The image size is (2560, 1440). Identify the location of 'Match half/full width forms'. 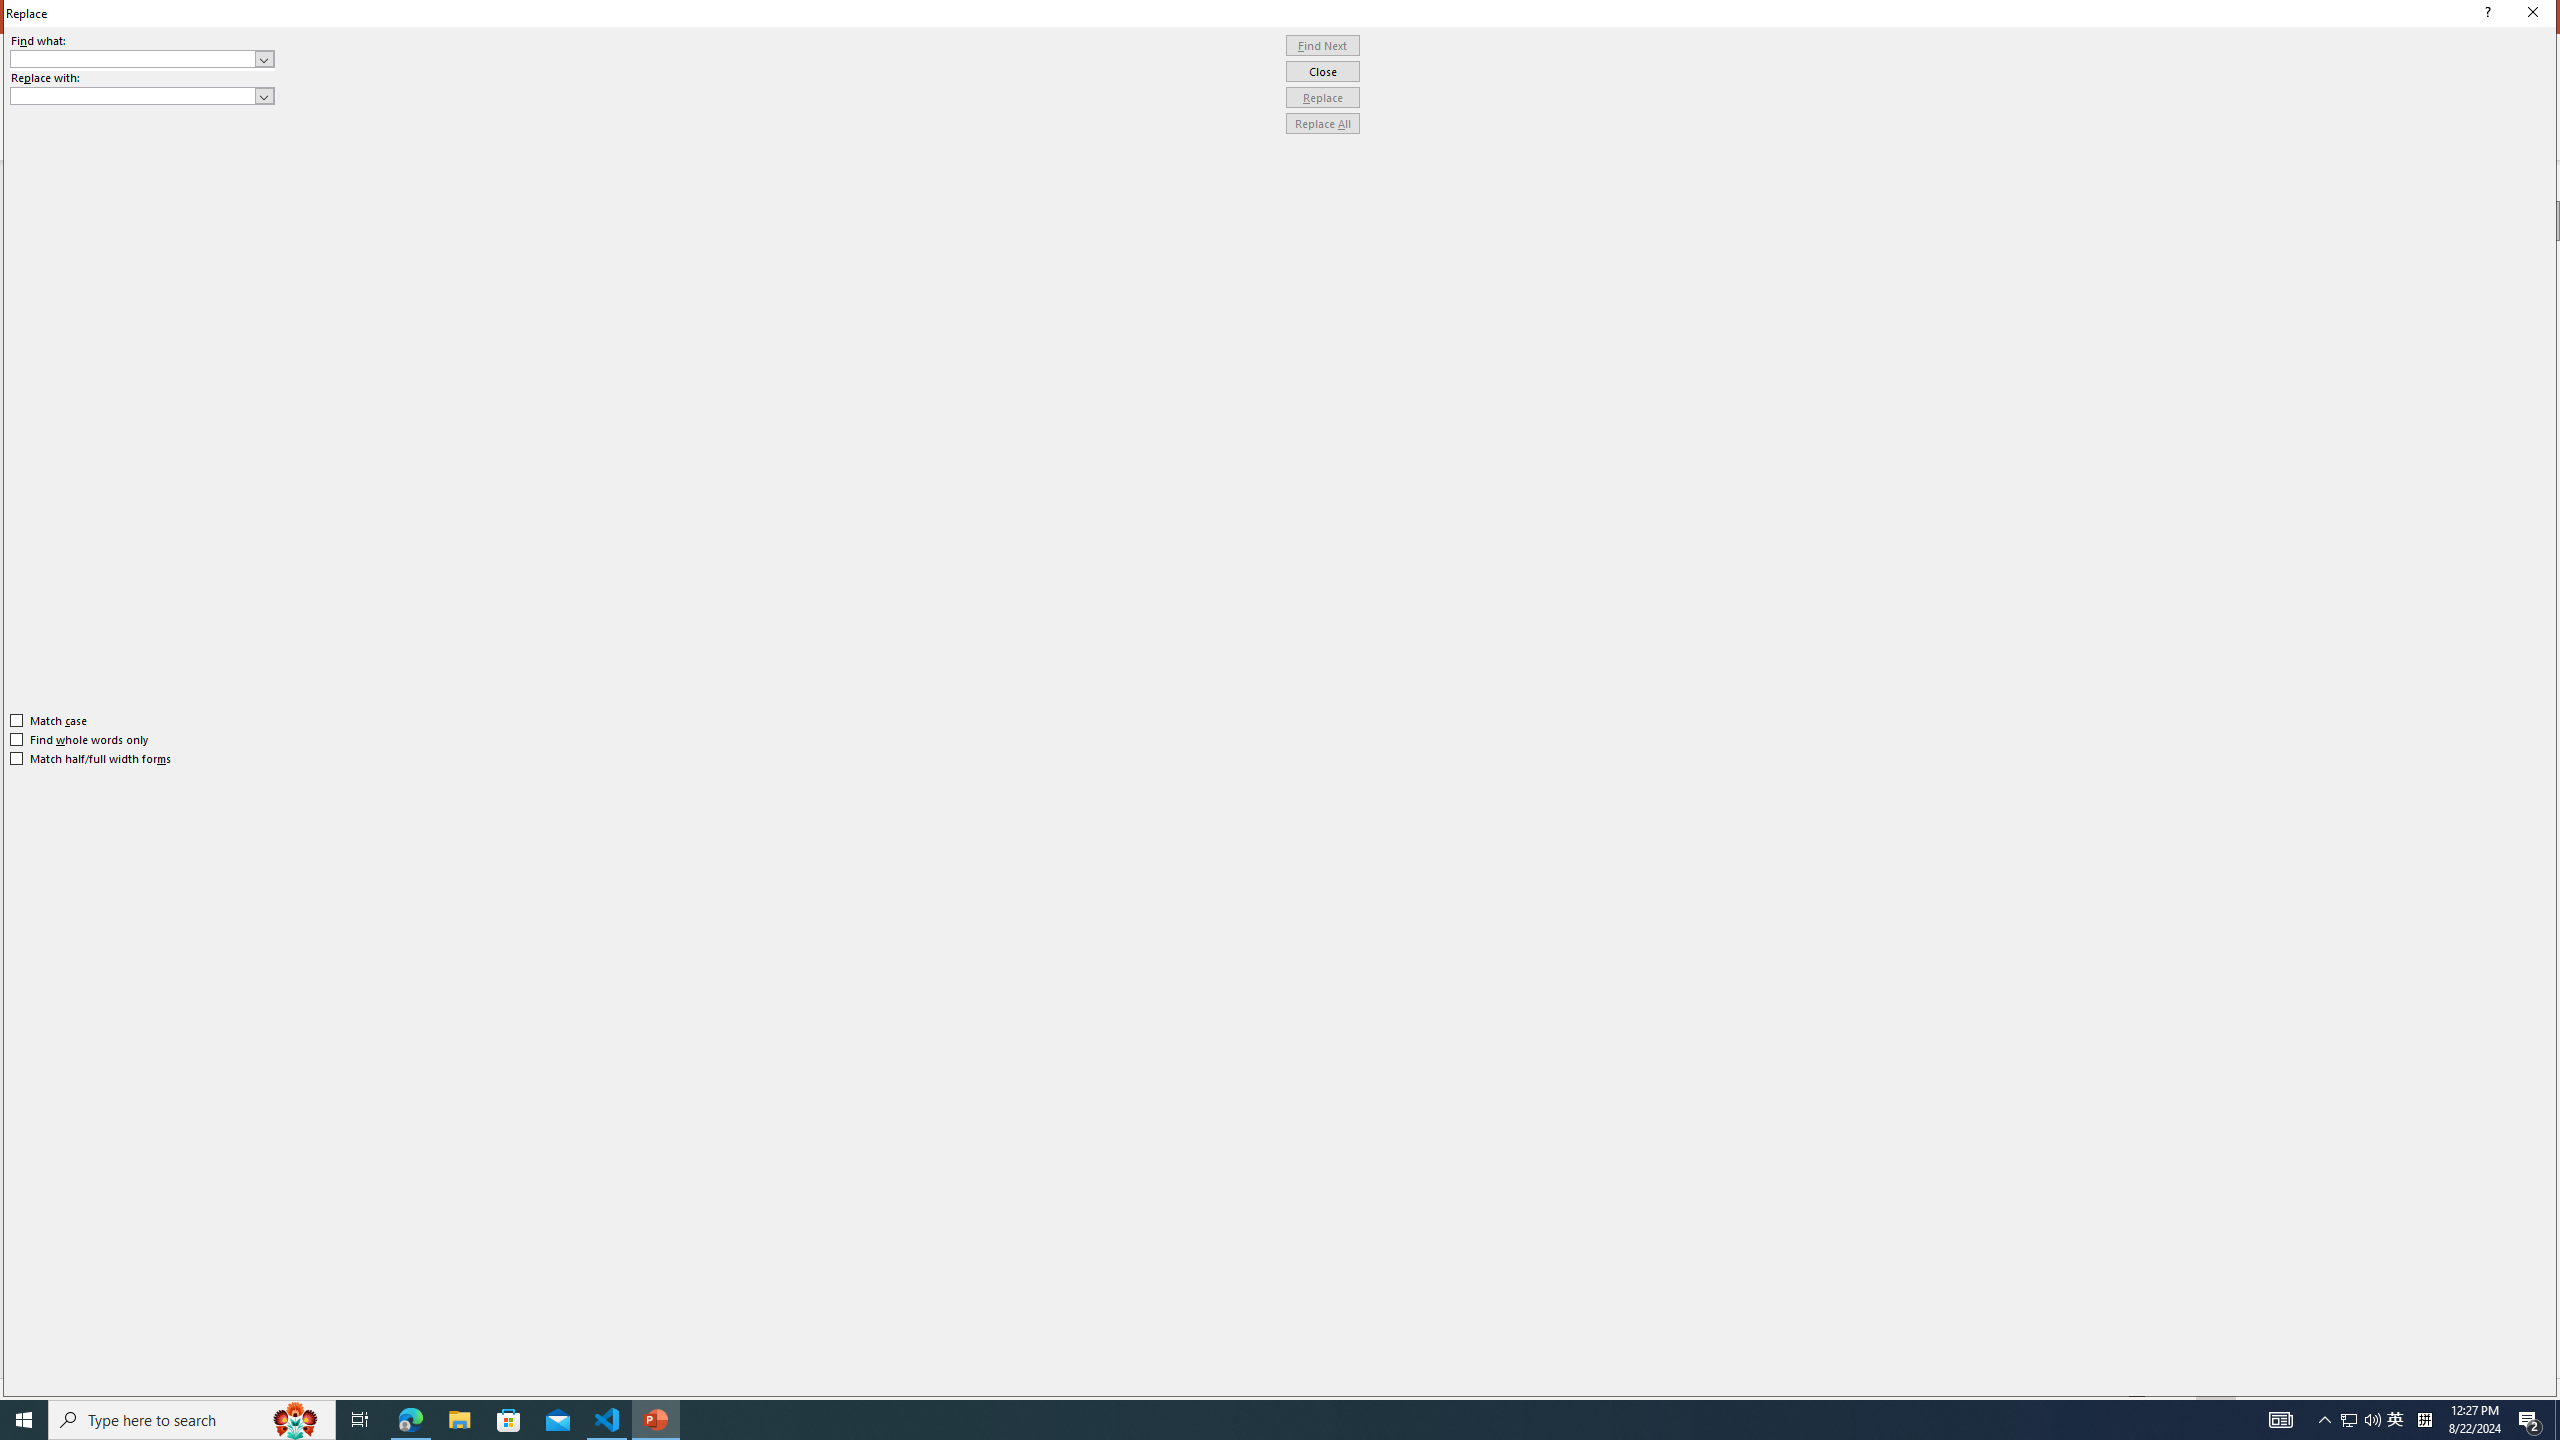
(91, 758).